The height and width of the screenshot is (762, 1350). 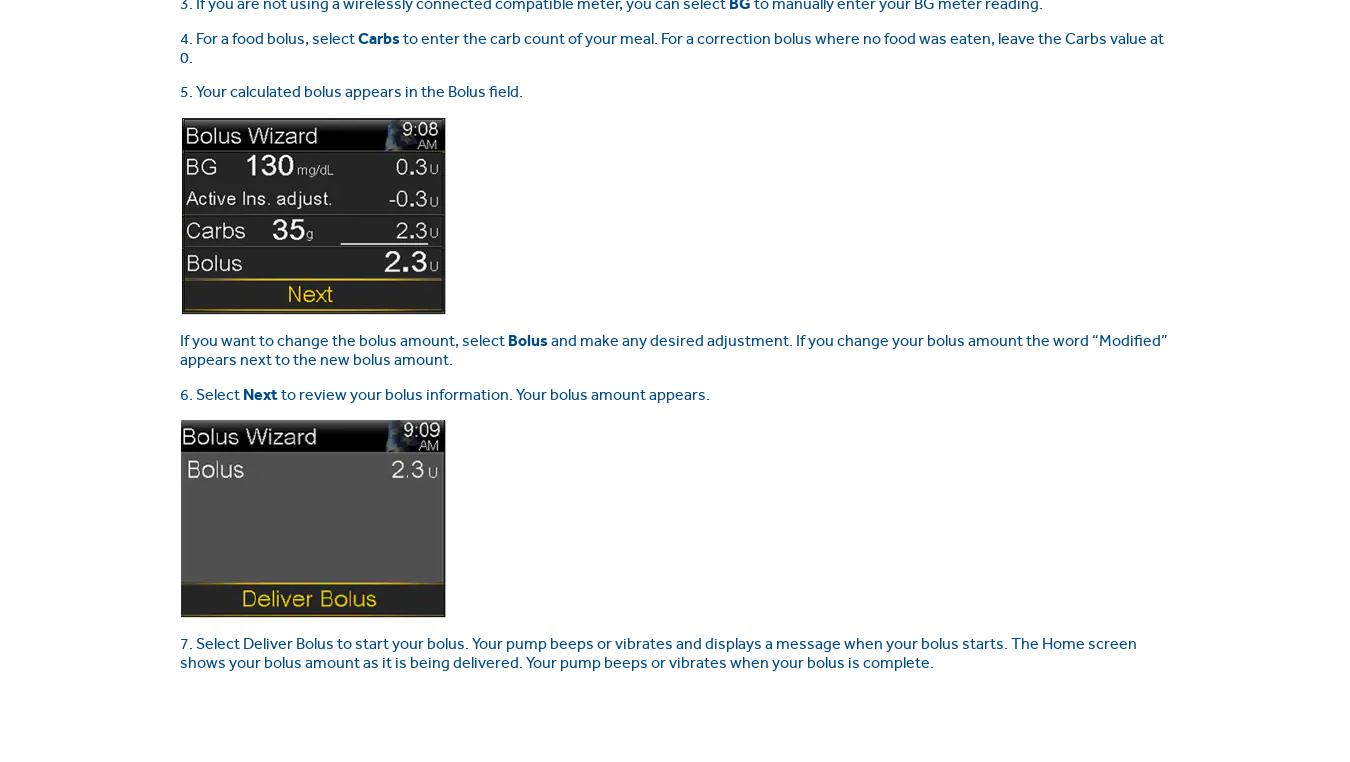 I want to click on 'to review your bolus information. Your bolus amount appears.', so click(x=276, y=392).